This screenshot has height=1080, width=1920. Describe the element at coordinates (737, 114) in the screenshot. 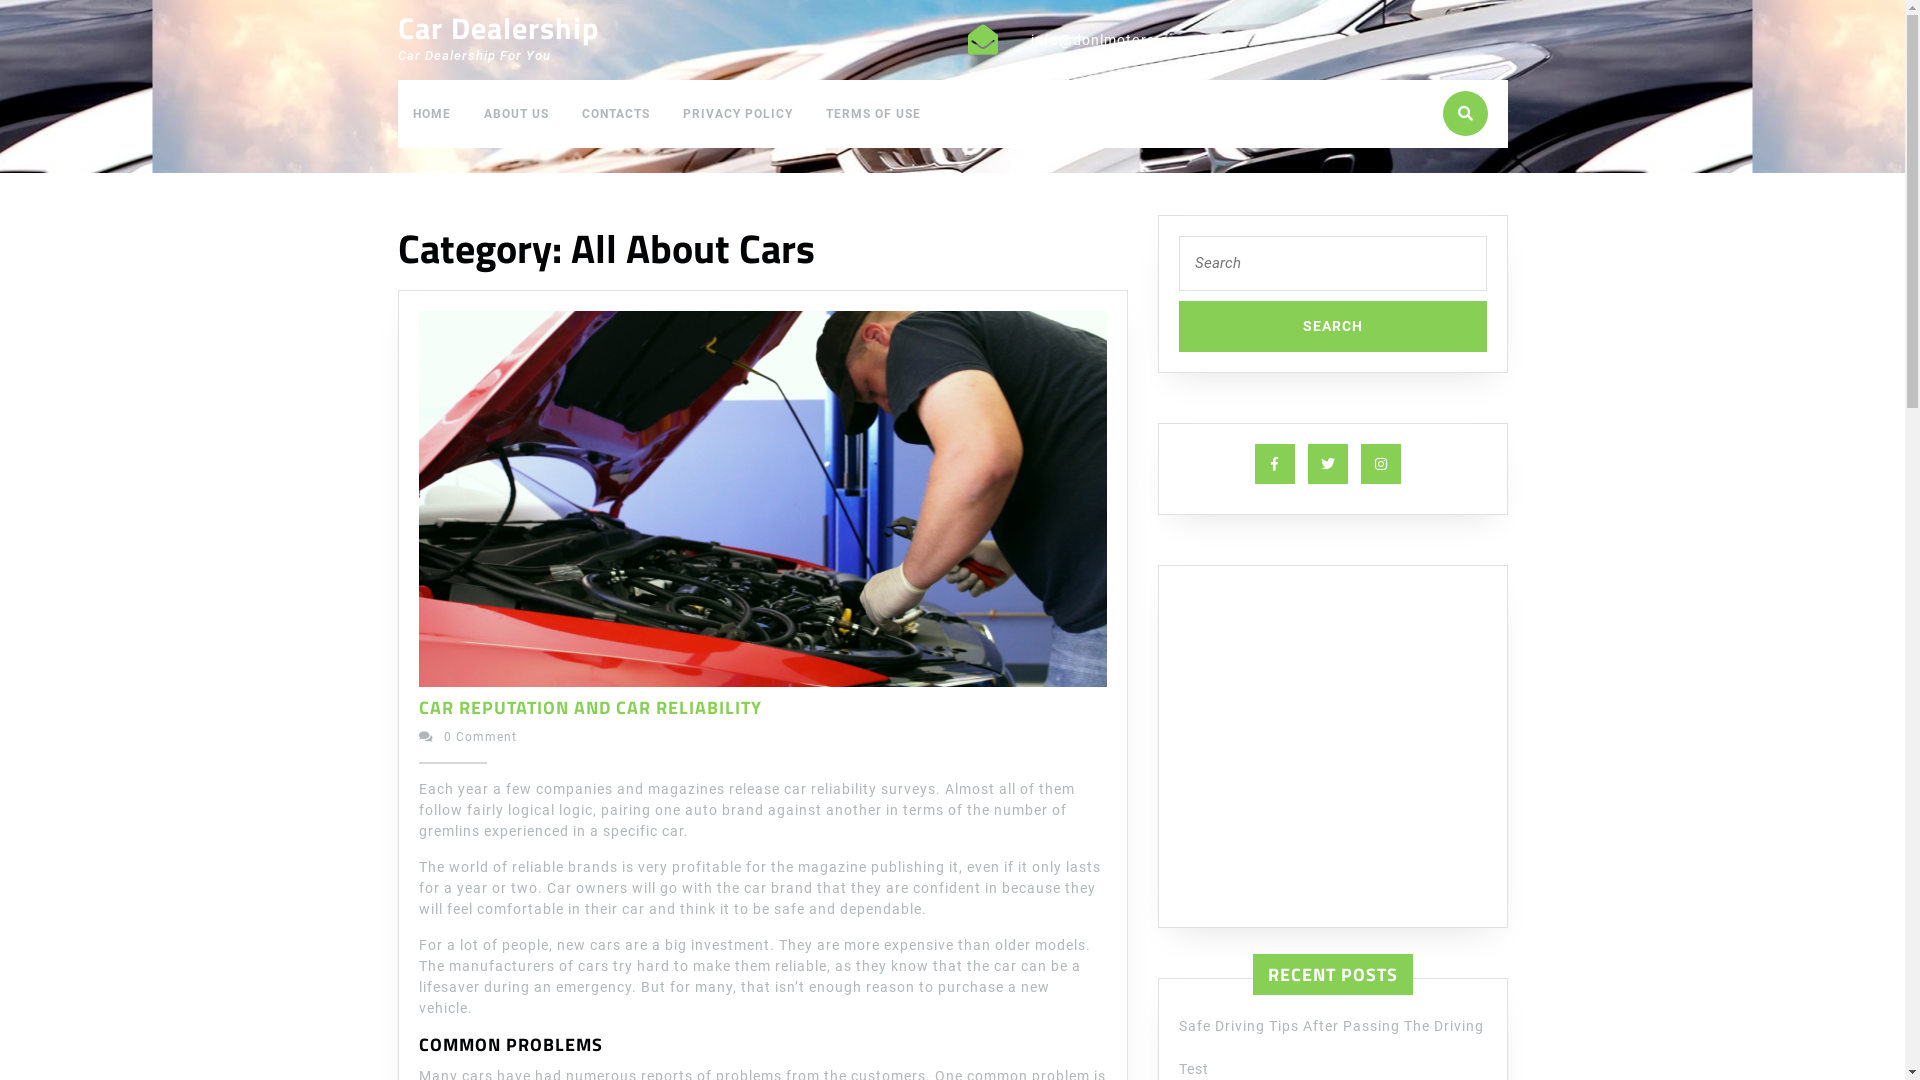

I see `'PRIVACY POLICY'` at that location.